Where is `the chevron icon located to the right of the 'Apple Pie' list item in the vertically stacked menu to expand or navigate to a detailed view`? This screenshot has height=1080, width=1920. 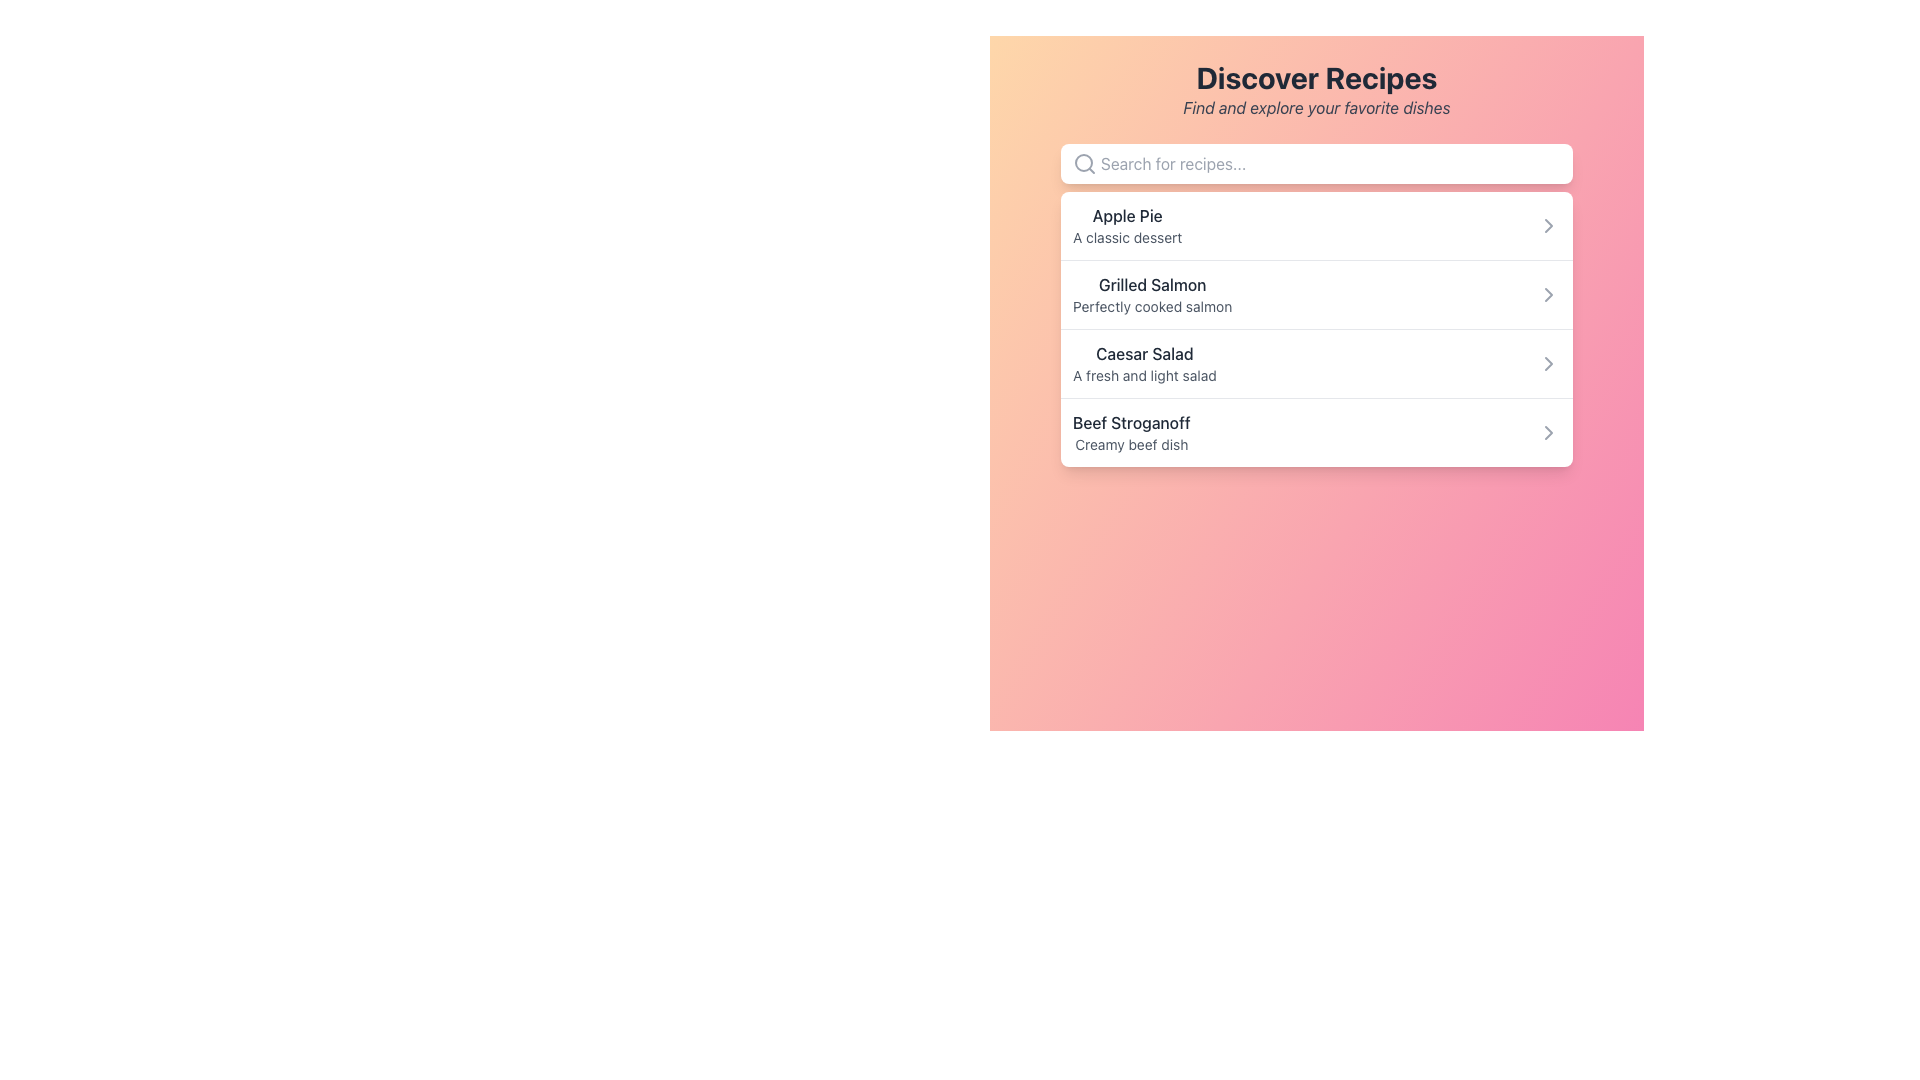
the chevron icon located to the right of the 'Apple Pie' list item in the vertically stacked menu to expand or navigate to a detailed view is located at coordinates (1548, 225).